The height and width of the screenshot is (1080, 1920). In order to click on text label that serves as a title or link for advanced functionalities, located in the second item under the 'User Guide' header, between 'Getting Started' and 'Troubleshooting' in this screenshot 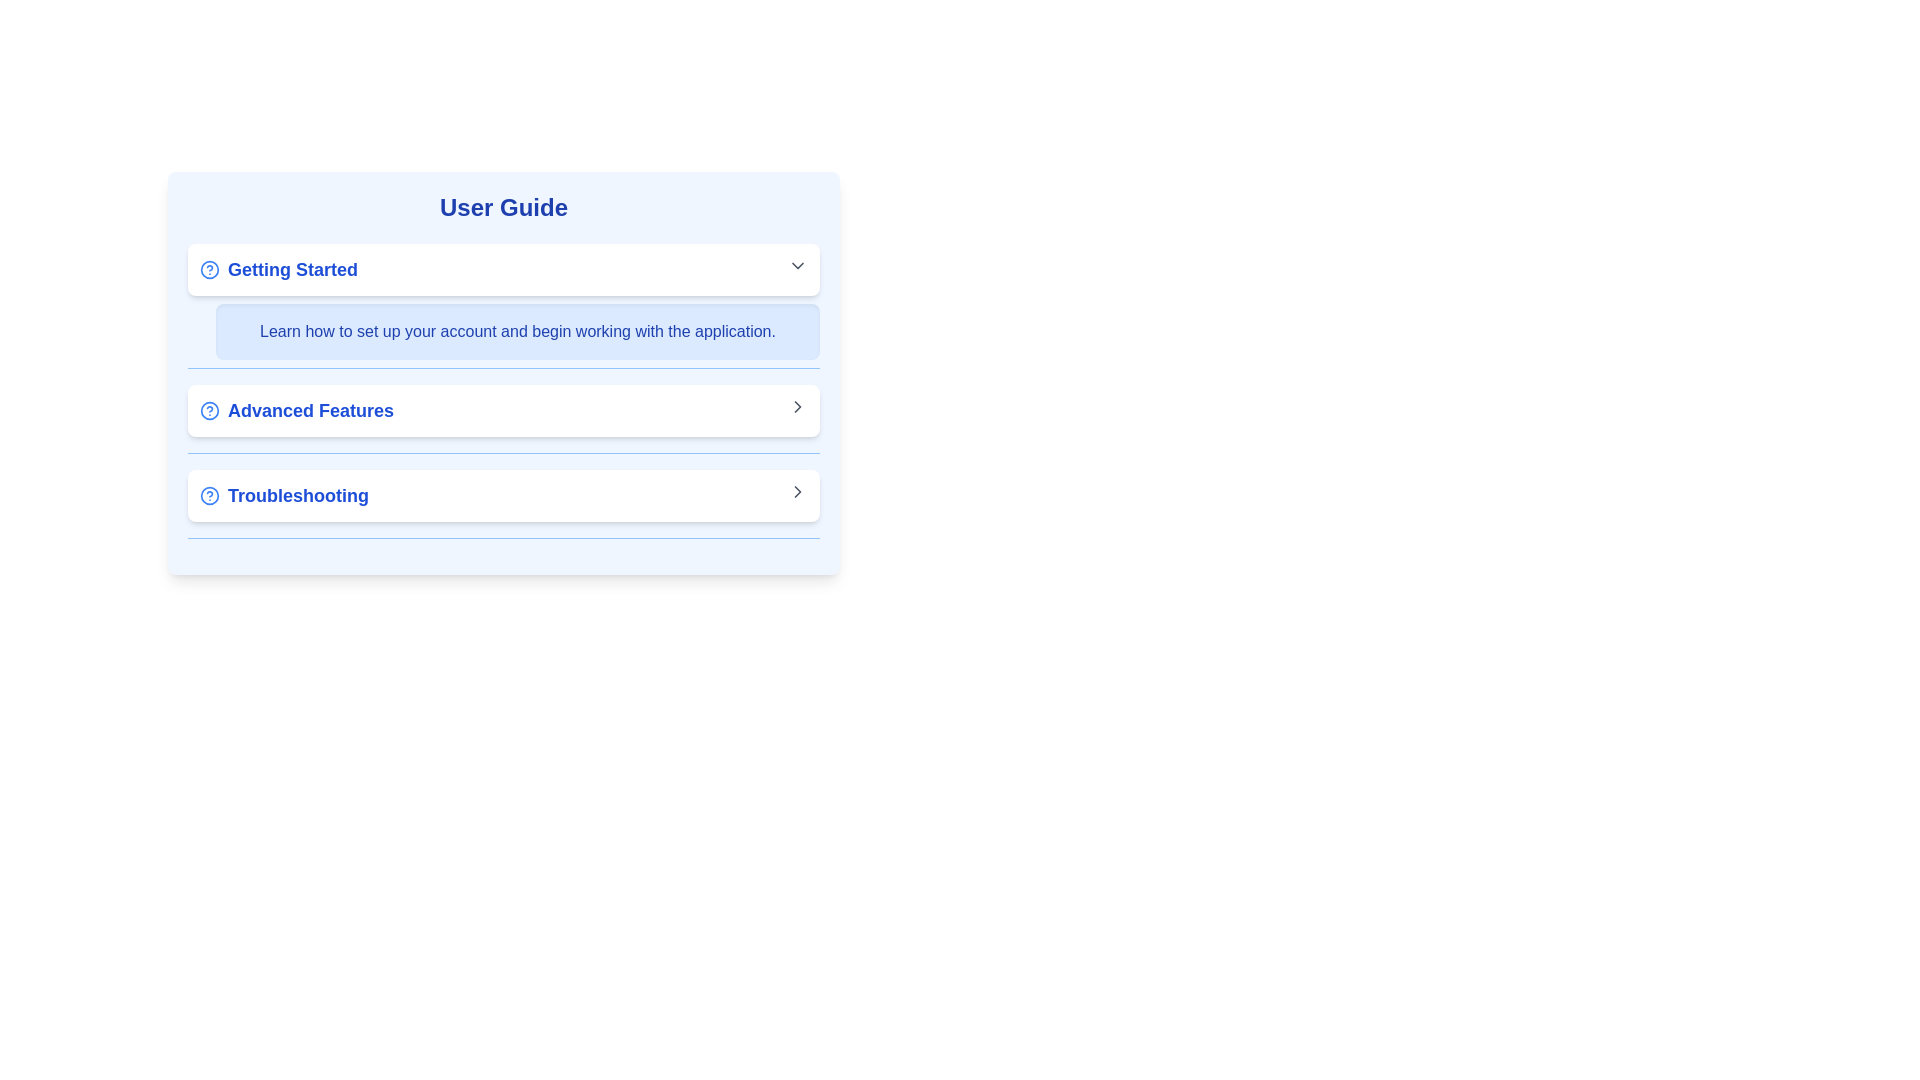, I will do `click(310, 410)`.